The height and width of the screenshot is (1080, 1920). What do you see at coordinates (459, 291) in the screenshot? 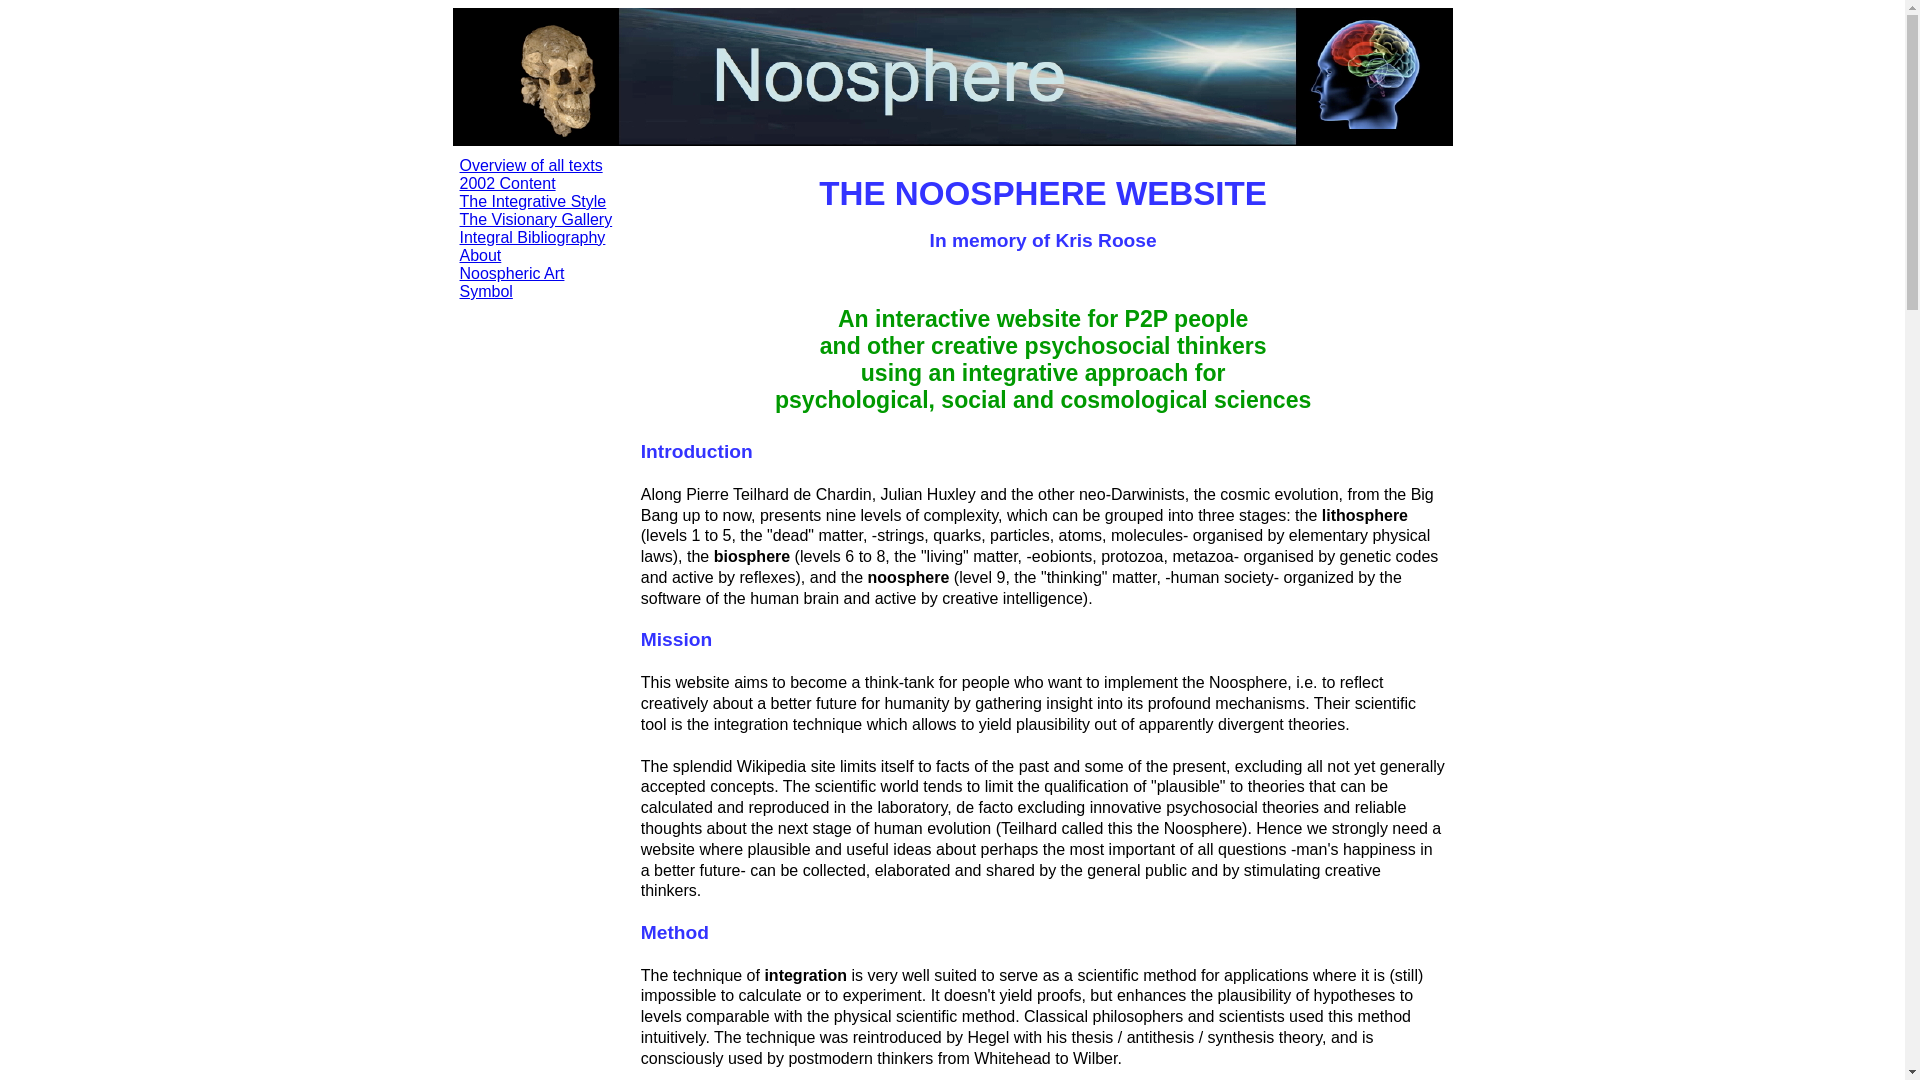
I see `'Symbol'` at bounding box center [459, 291].